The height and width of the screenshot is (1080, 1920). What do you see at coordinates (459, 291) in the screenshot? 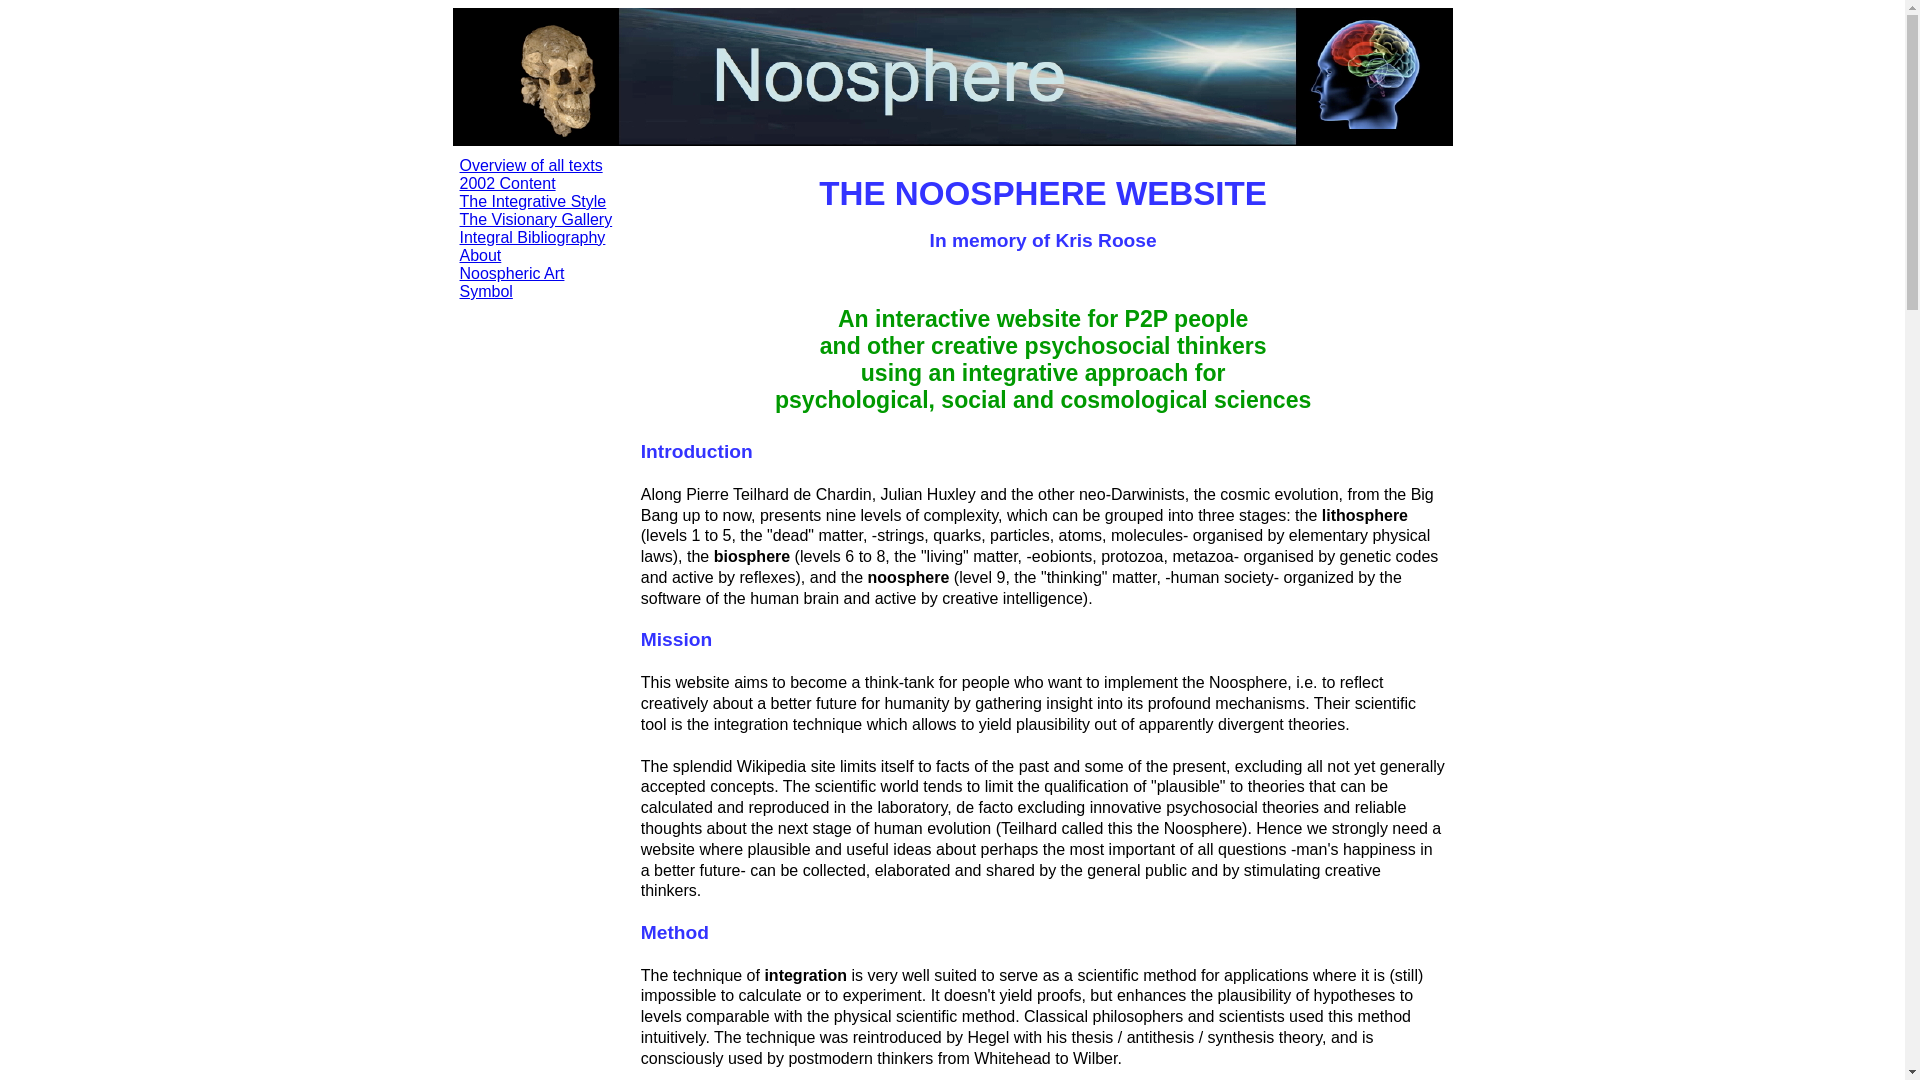
I see `'Symbol'` at bounding box center [459, 291].